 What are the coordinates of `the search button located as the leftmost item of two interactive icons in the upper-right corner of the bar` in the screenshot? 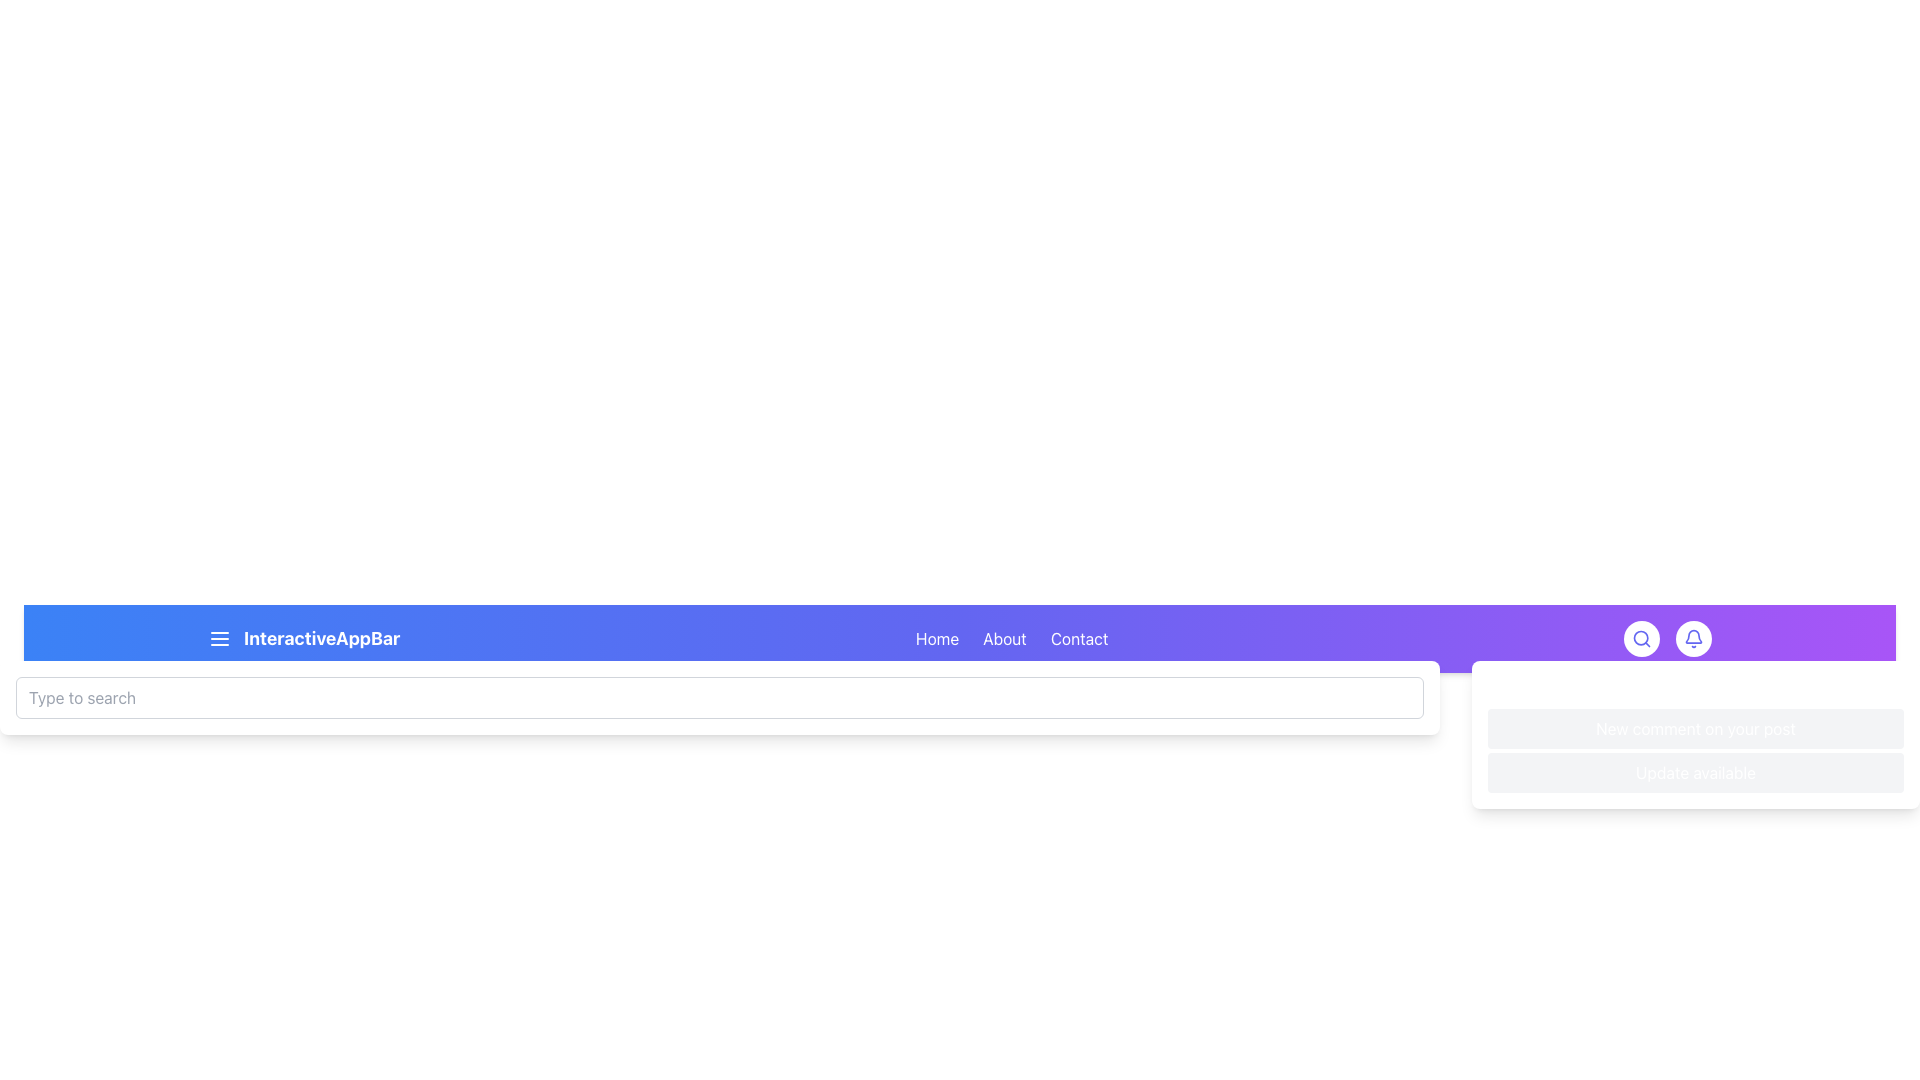 It's located at (1641, 639).